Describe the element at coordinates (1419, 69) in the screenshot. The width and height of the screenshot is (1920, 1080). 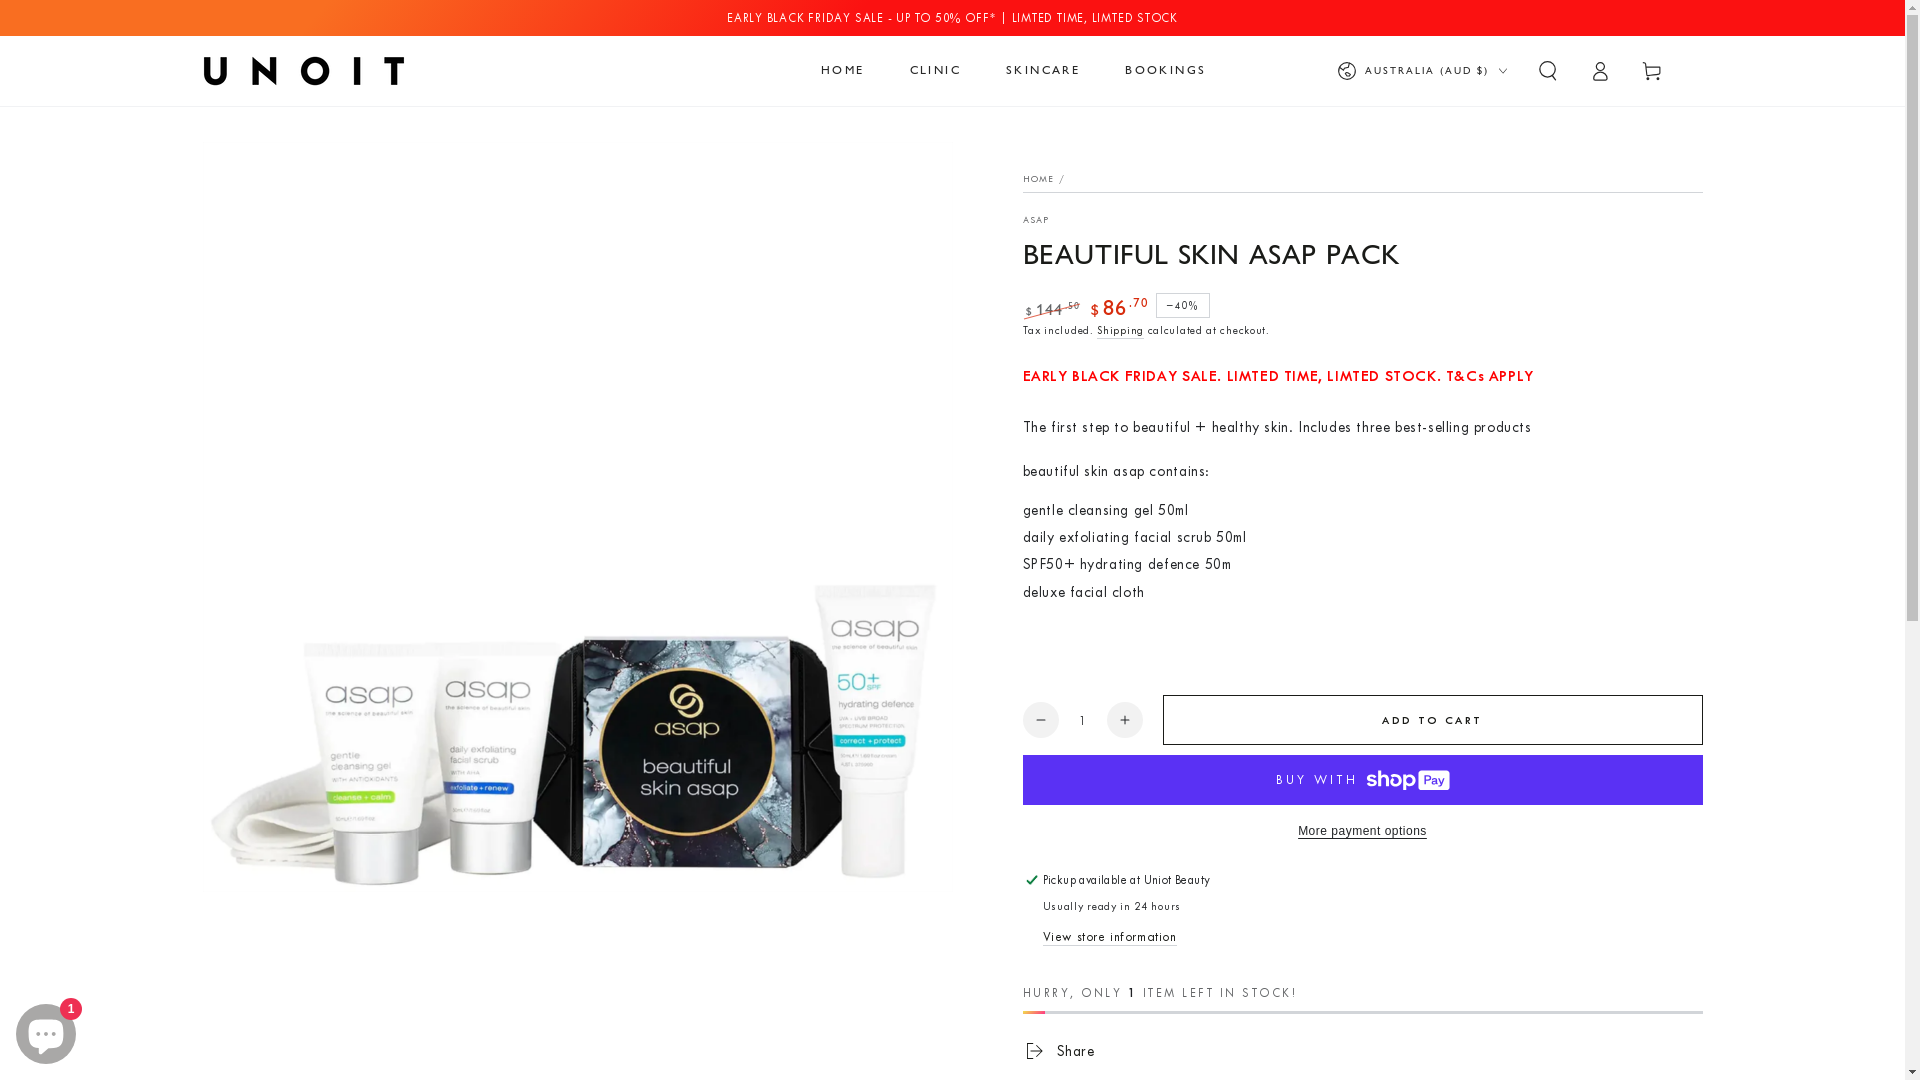
I see `'AUSTRALIA (AUD $)'` at that location.